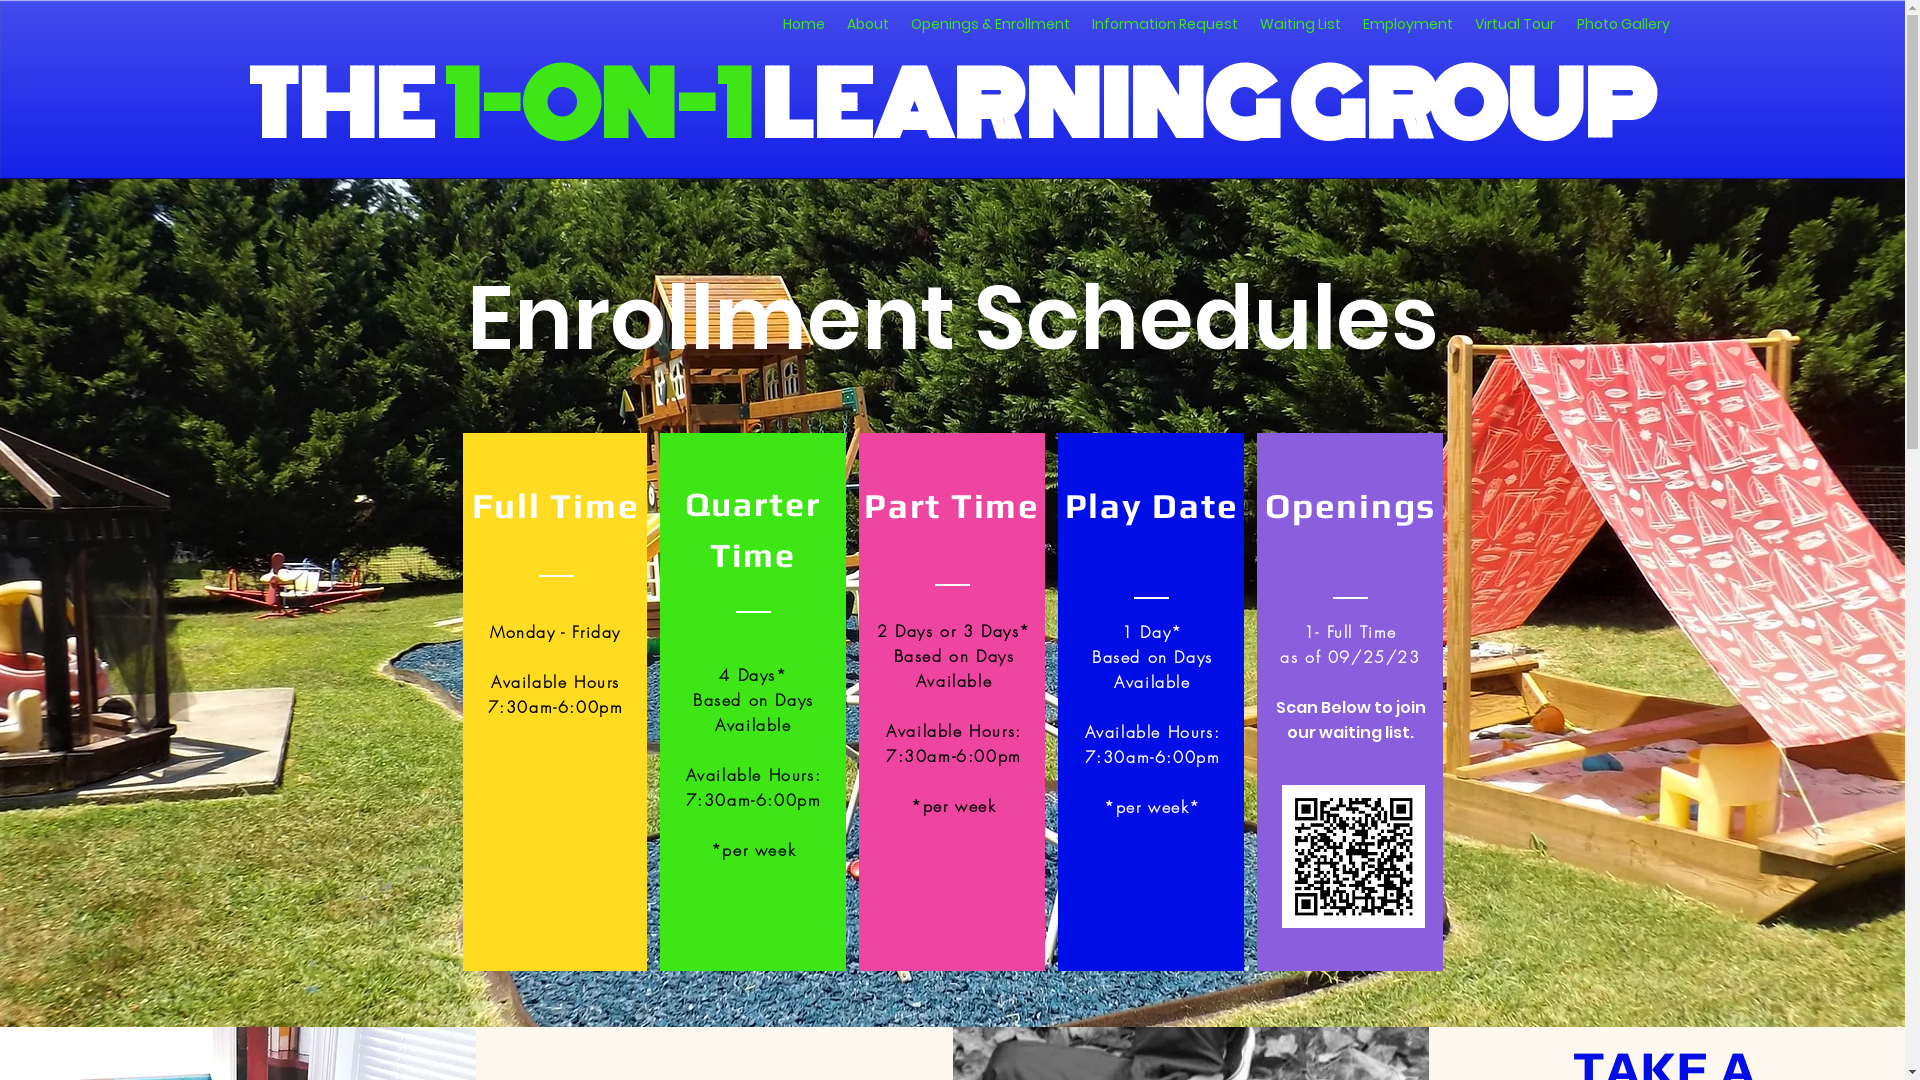  What do you see at coordinates (1299, 24) in the screenshot?
I see `'Waiting List'` at bounding box center [1299, 24].